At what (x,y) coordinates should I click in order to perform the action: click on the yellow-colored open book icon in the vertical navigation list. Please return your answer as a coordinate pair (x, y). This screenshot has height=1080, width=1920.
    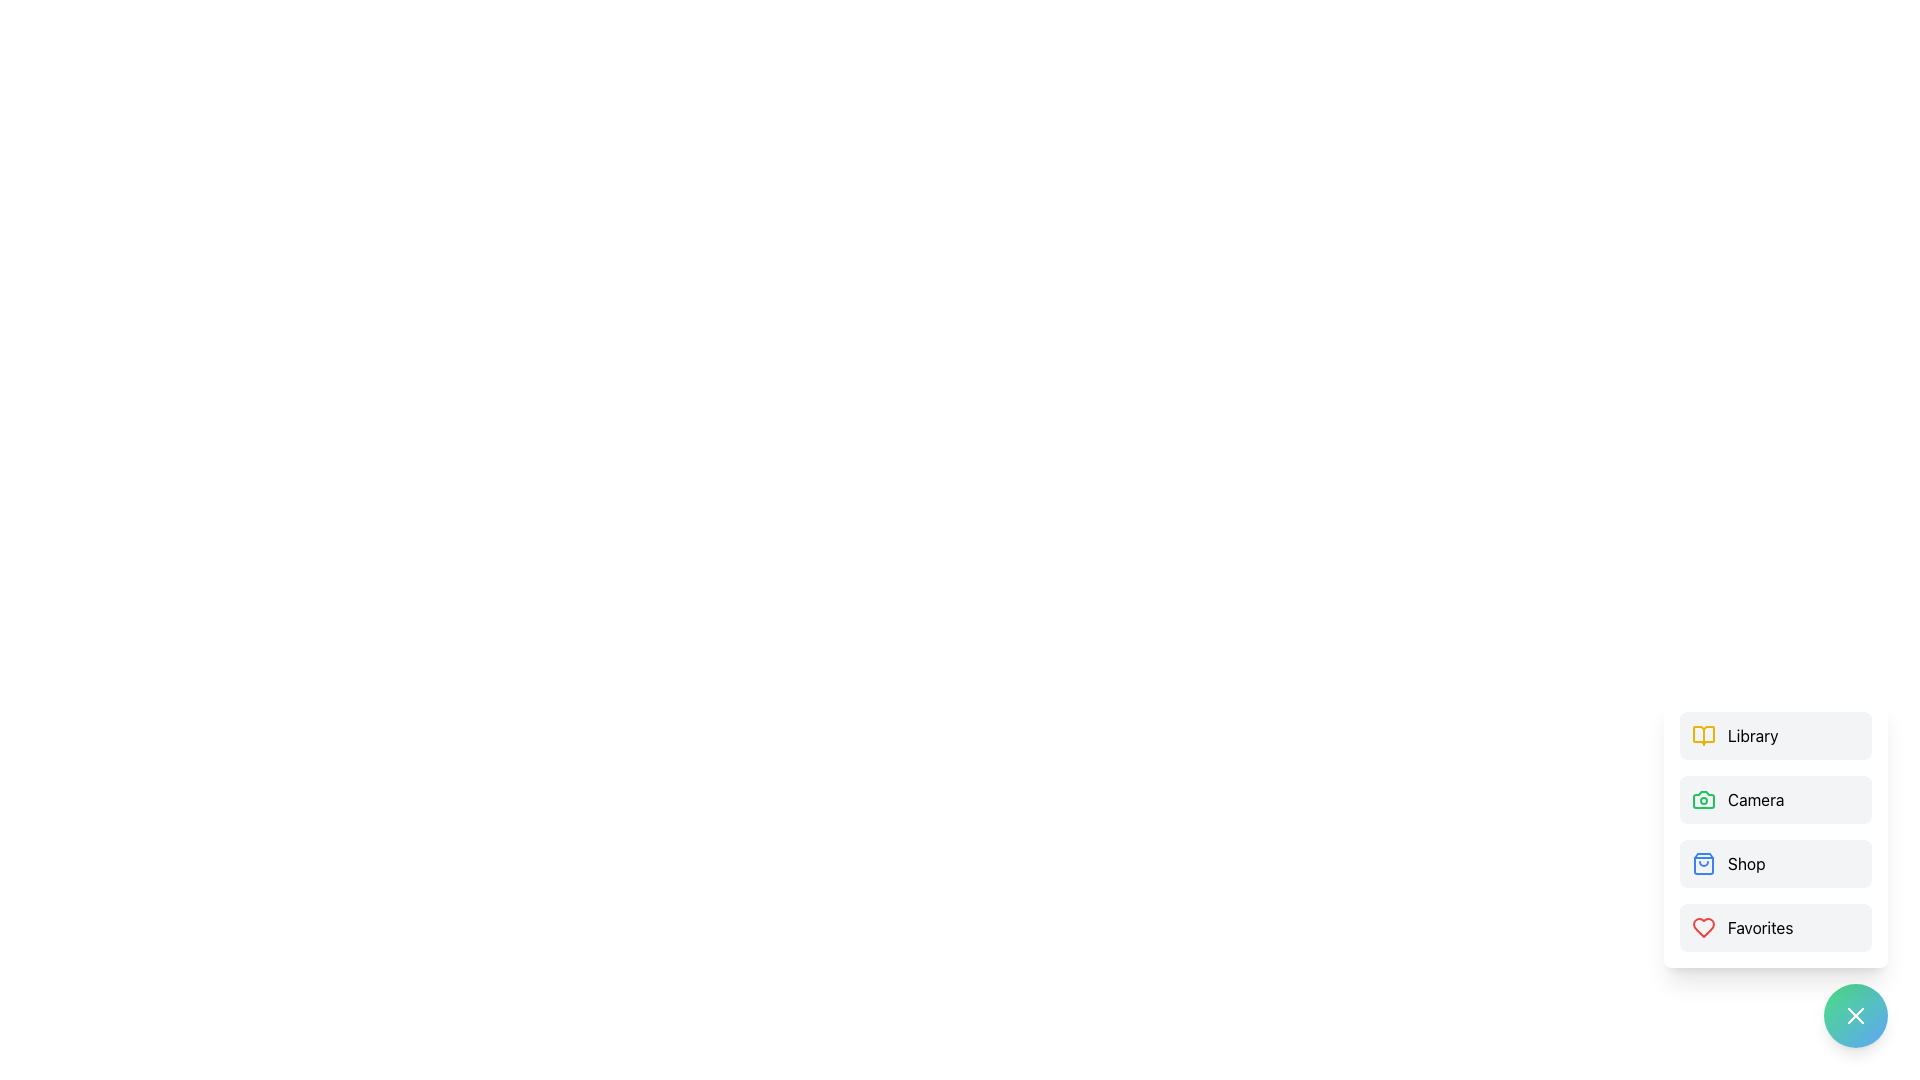
    Looking at the image, I should click on (1703, 736).